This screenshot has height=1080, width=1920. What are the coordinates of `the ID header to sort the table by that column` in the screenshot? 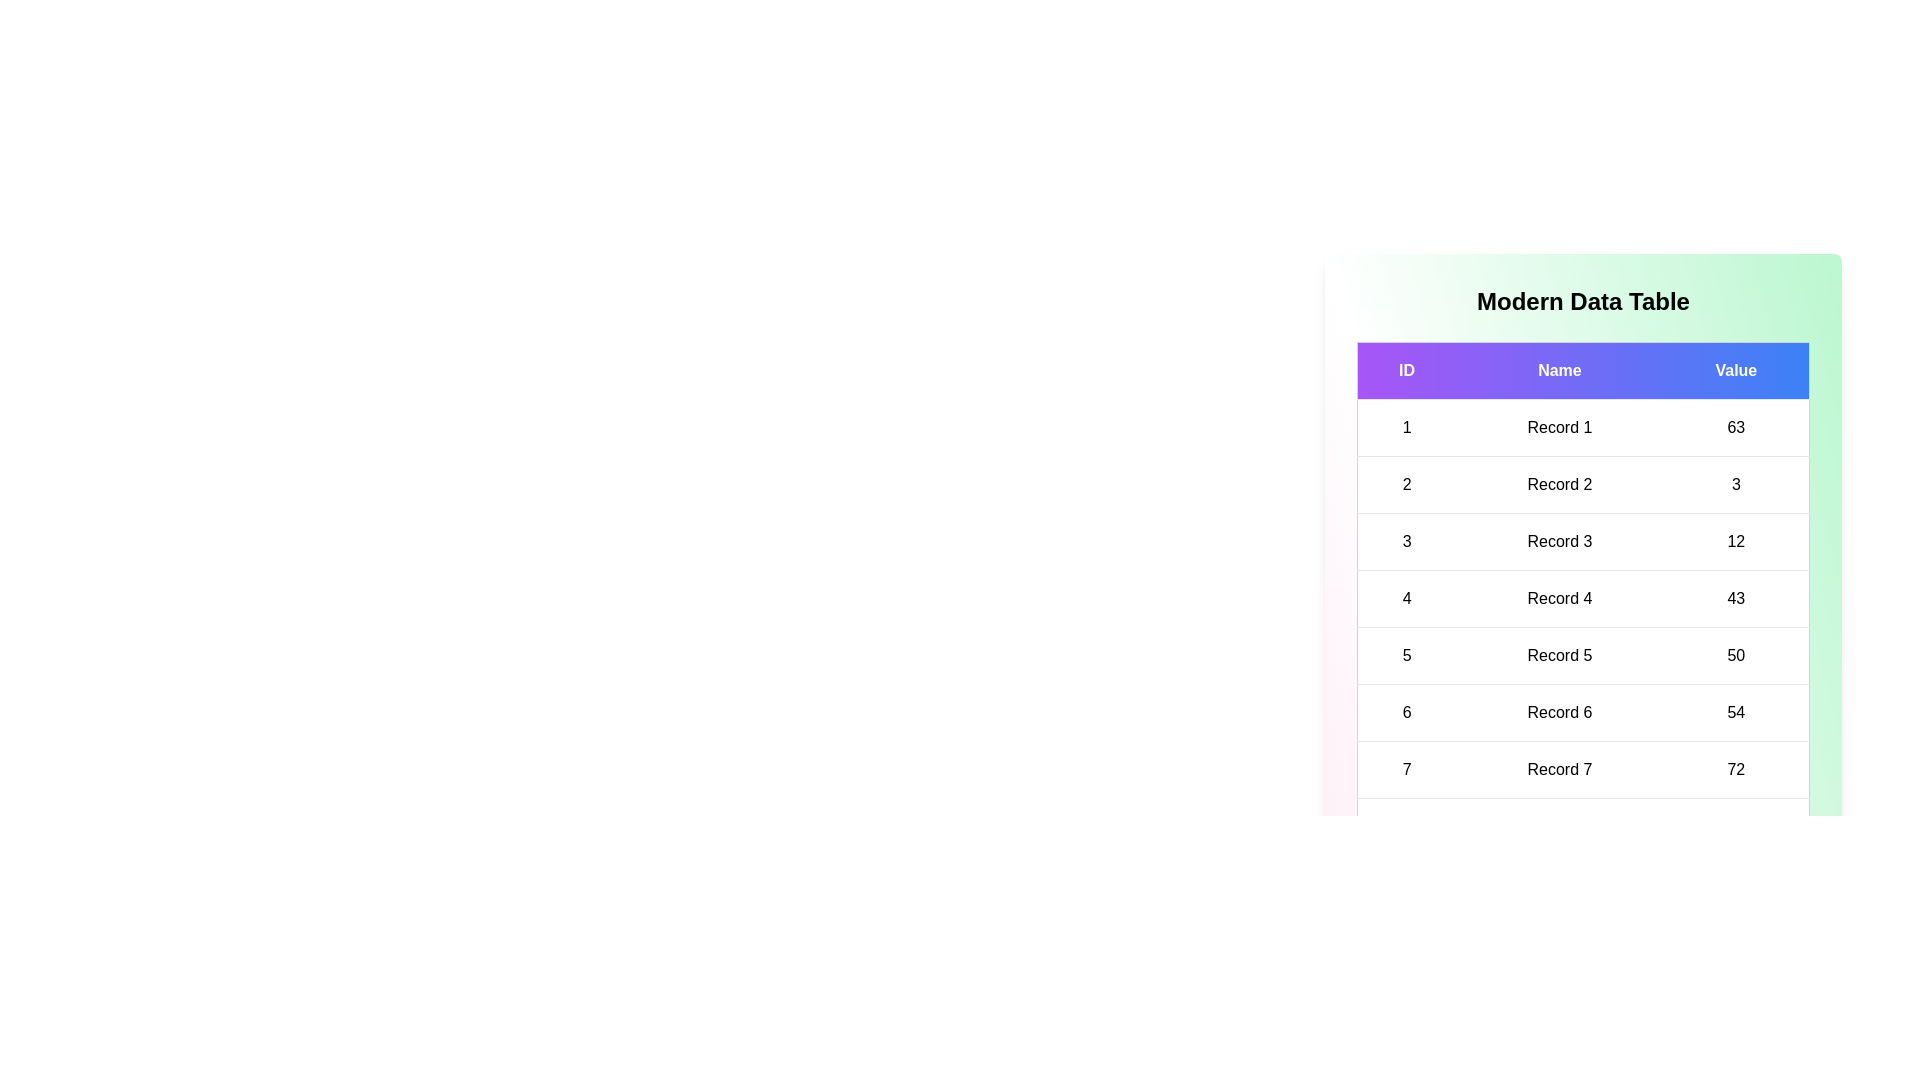 It's located at (1405, 370).